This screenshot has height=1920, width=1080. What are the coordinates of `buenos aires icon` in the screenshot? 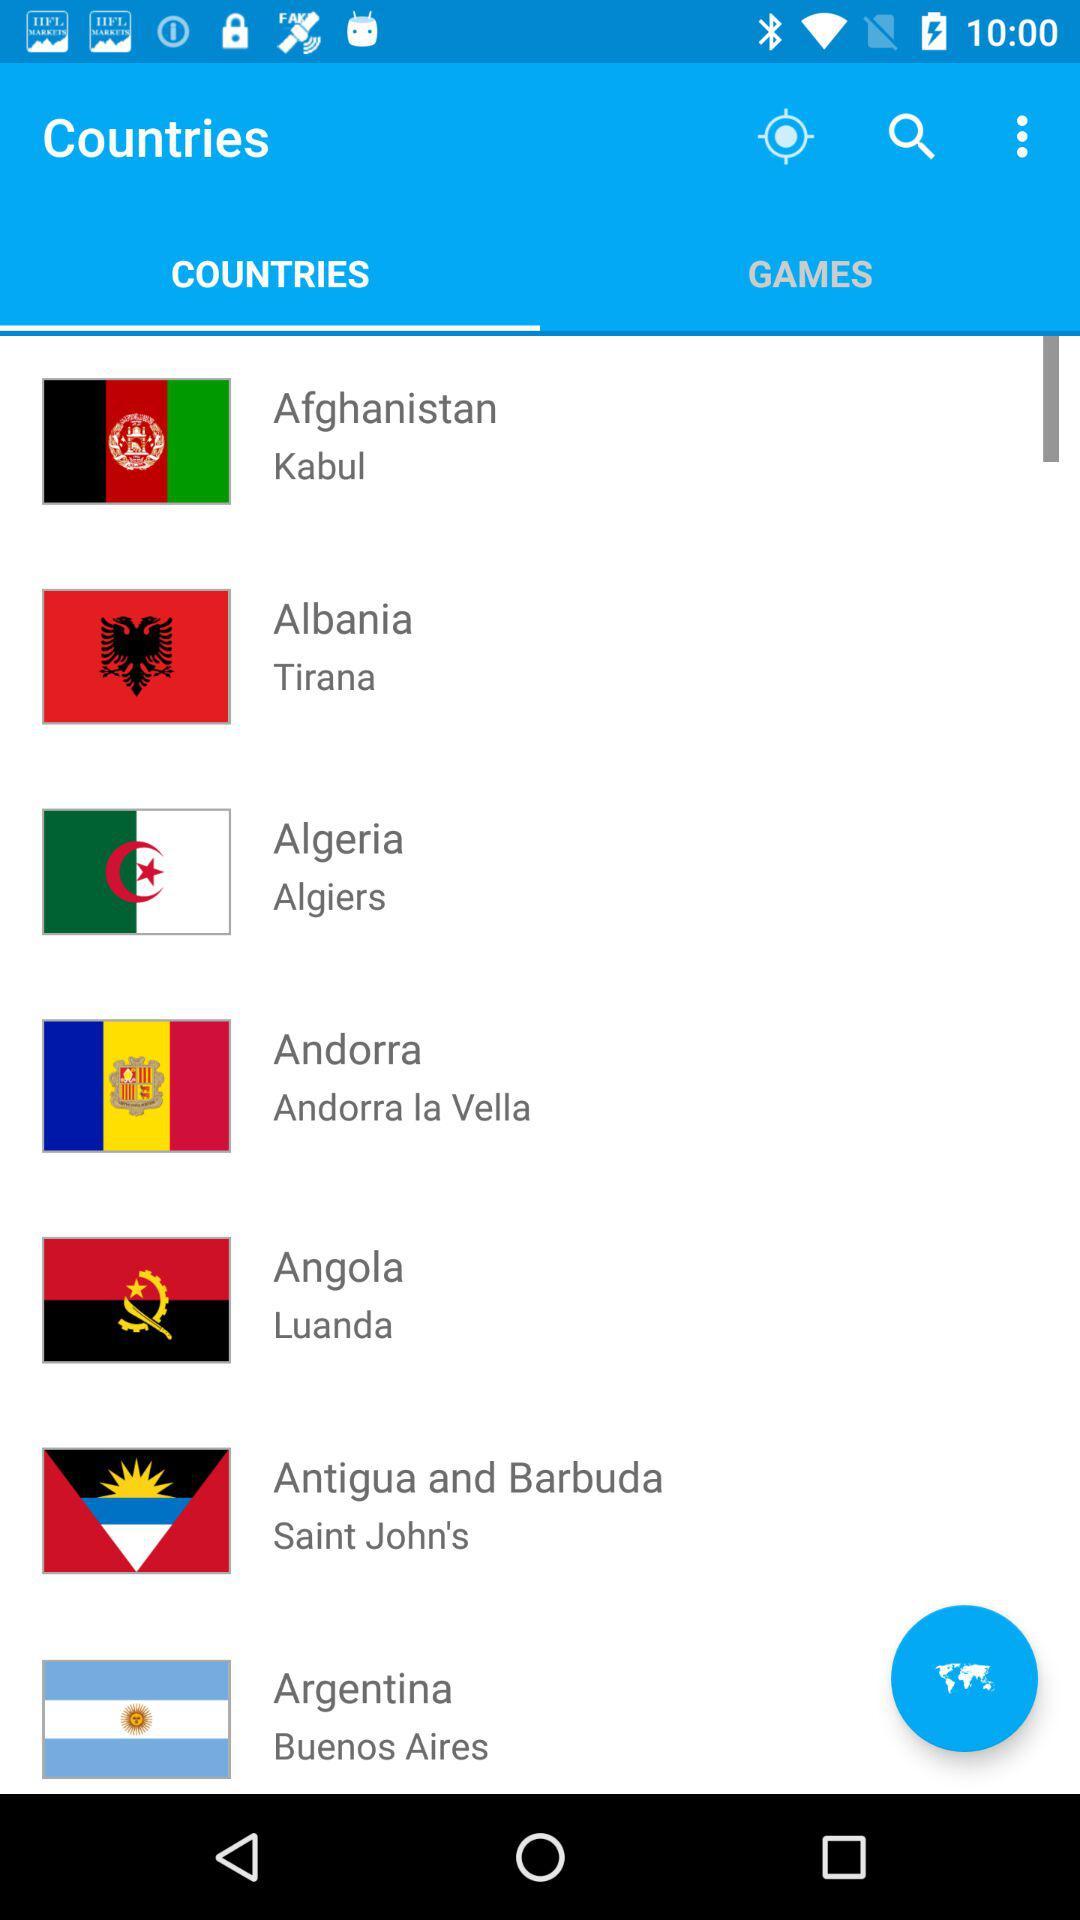 It's located at (381, 1756).